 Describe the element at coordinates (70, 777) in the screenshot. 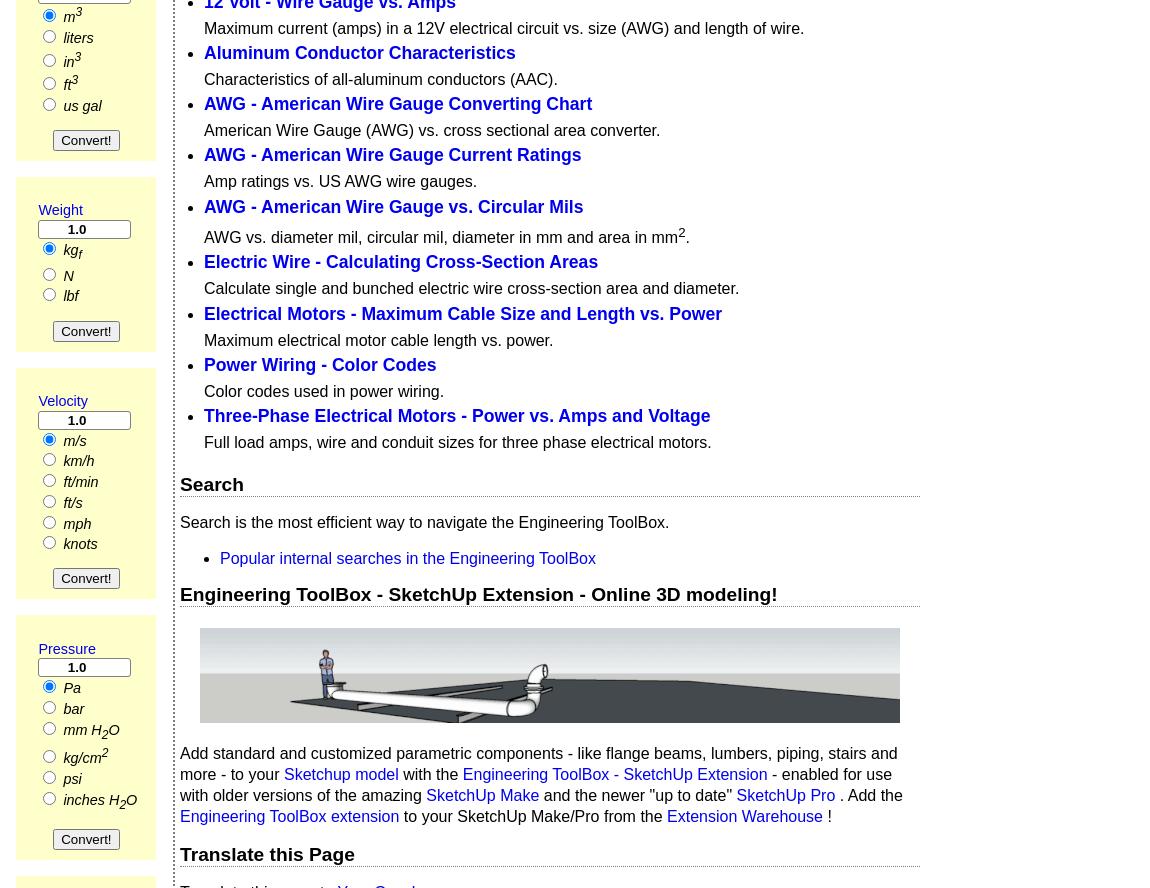

I see `'psi'` at that location.